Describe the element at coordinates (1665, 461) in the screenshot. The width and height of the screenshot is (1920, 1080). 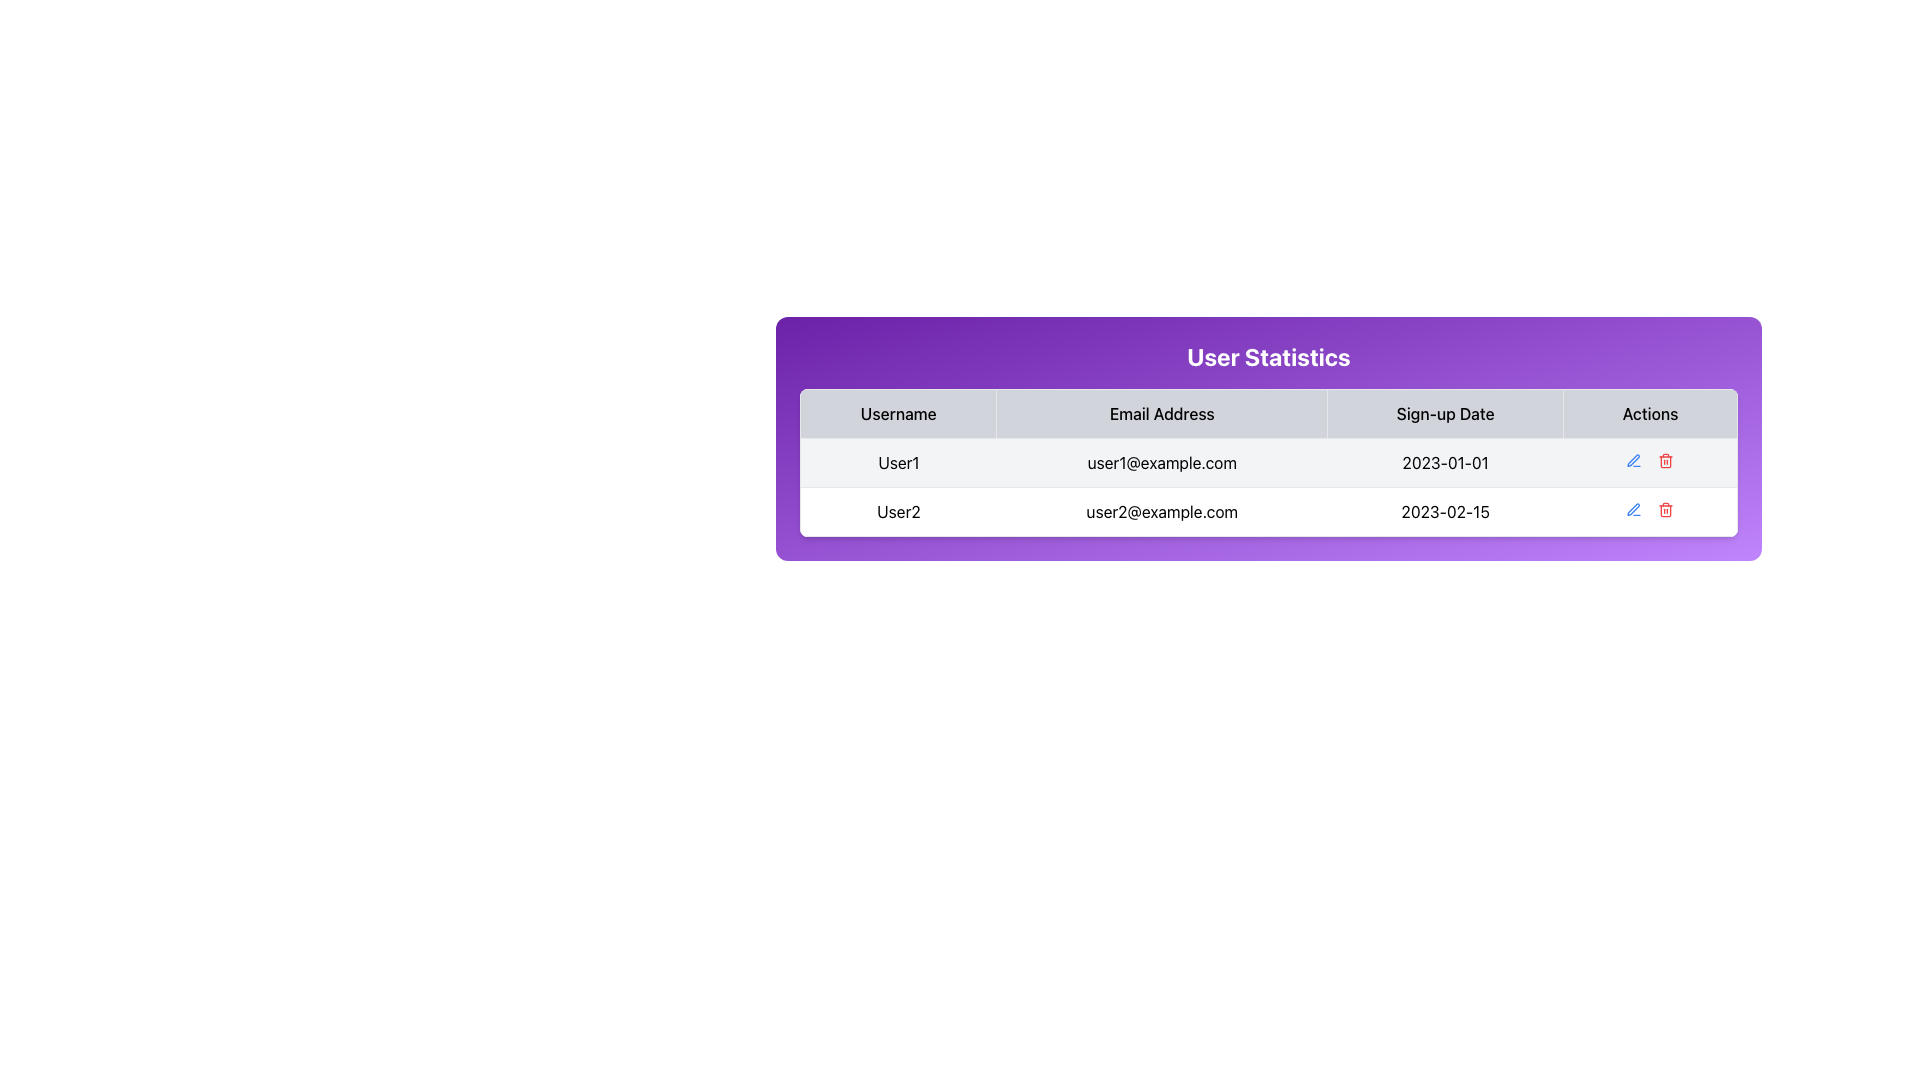
I see `the red trash icon button` at that location.